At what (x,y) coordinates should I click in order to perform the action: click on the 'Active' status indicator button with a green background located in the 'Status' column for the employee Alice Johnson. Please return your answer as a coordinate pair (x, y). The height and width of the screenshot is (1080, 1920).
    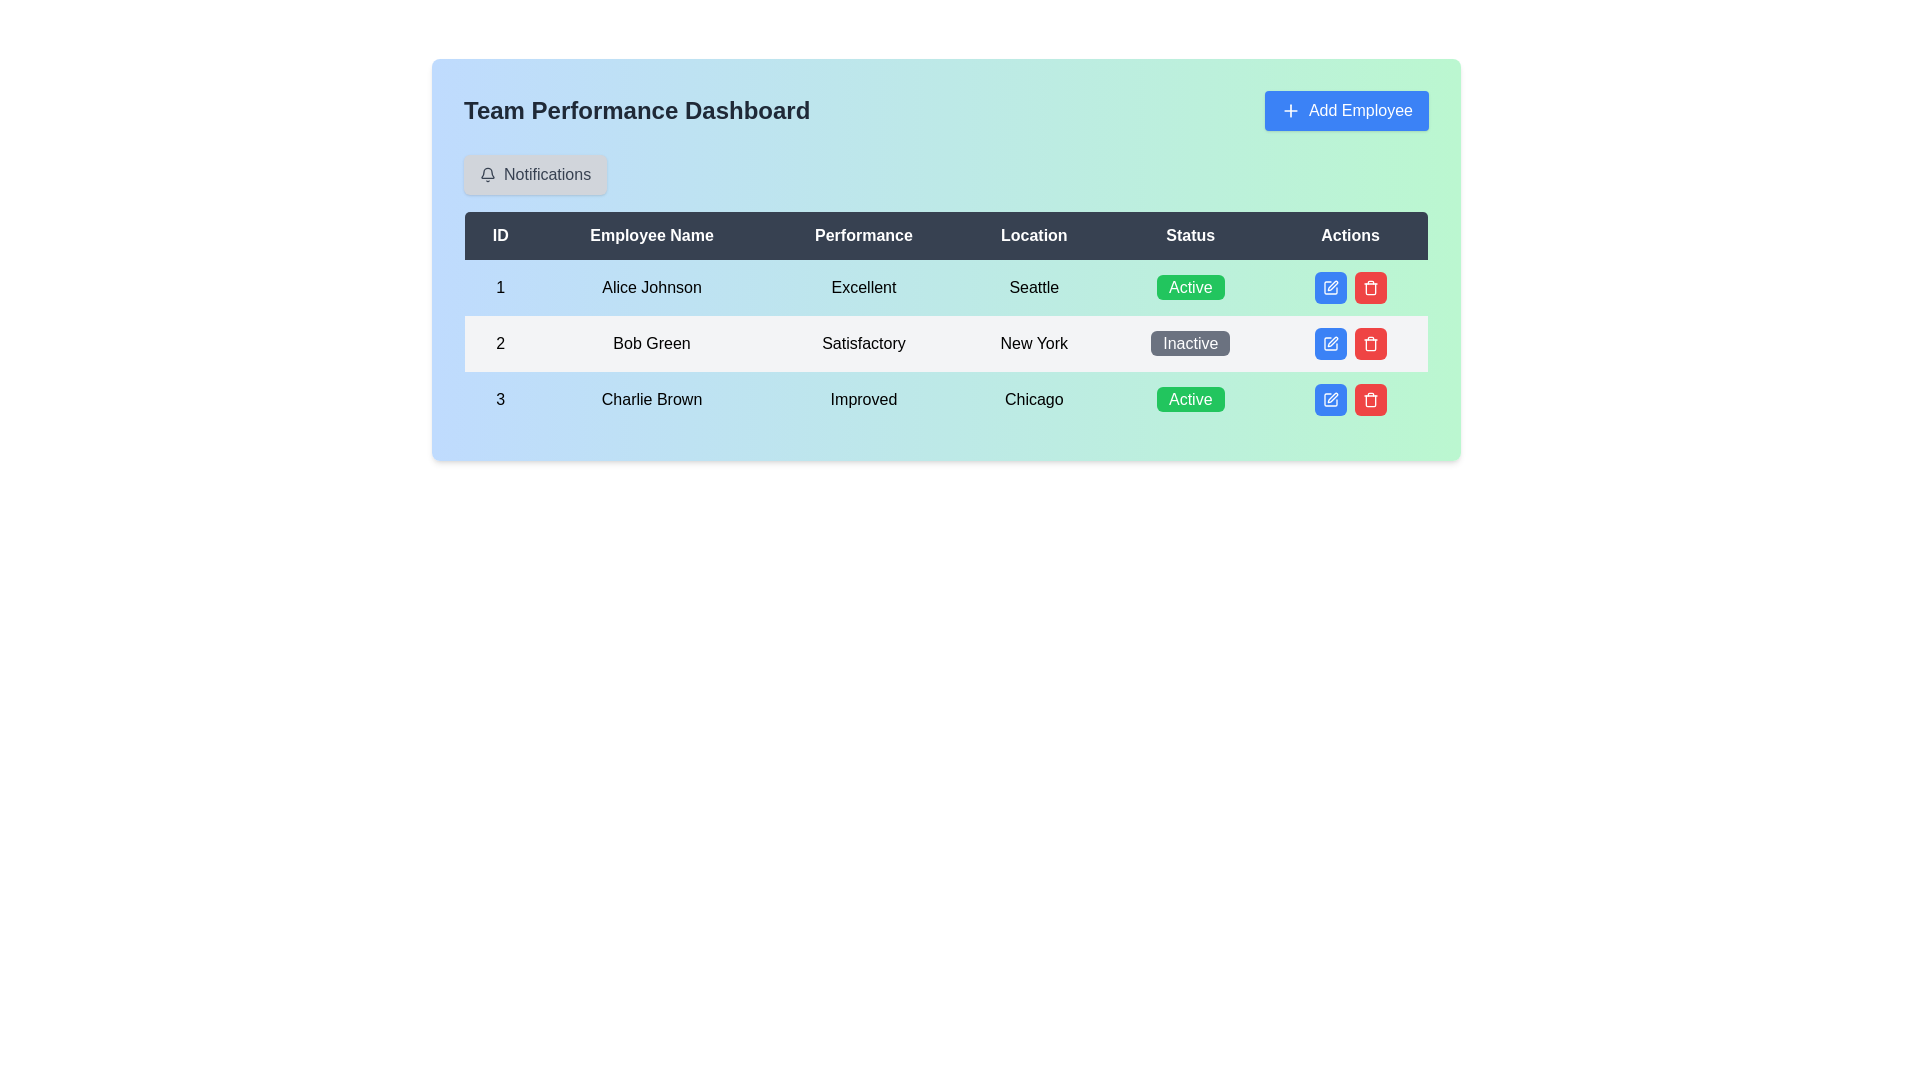
    Looking at the image, I should click on (1190, 287).